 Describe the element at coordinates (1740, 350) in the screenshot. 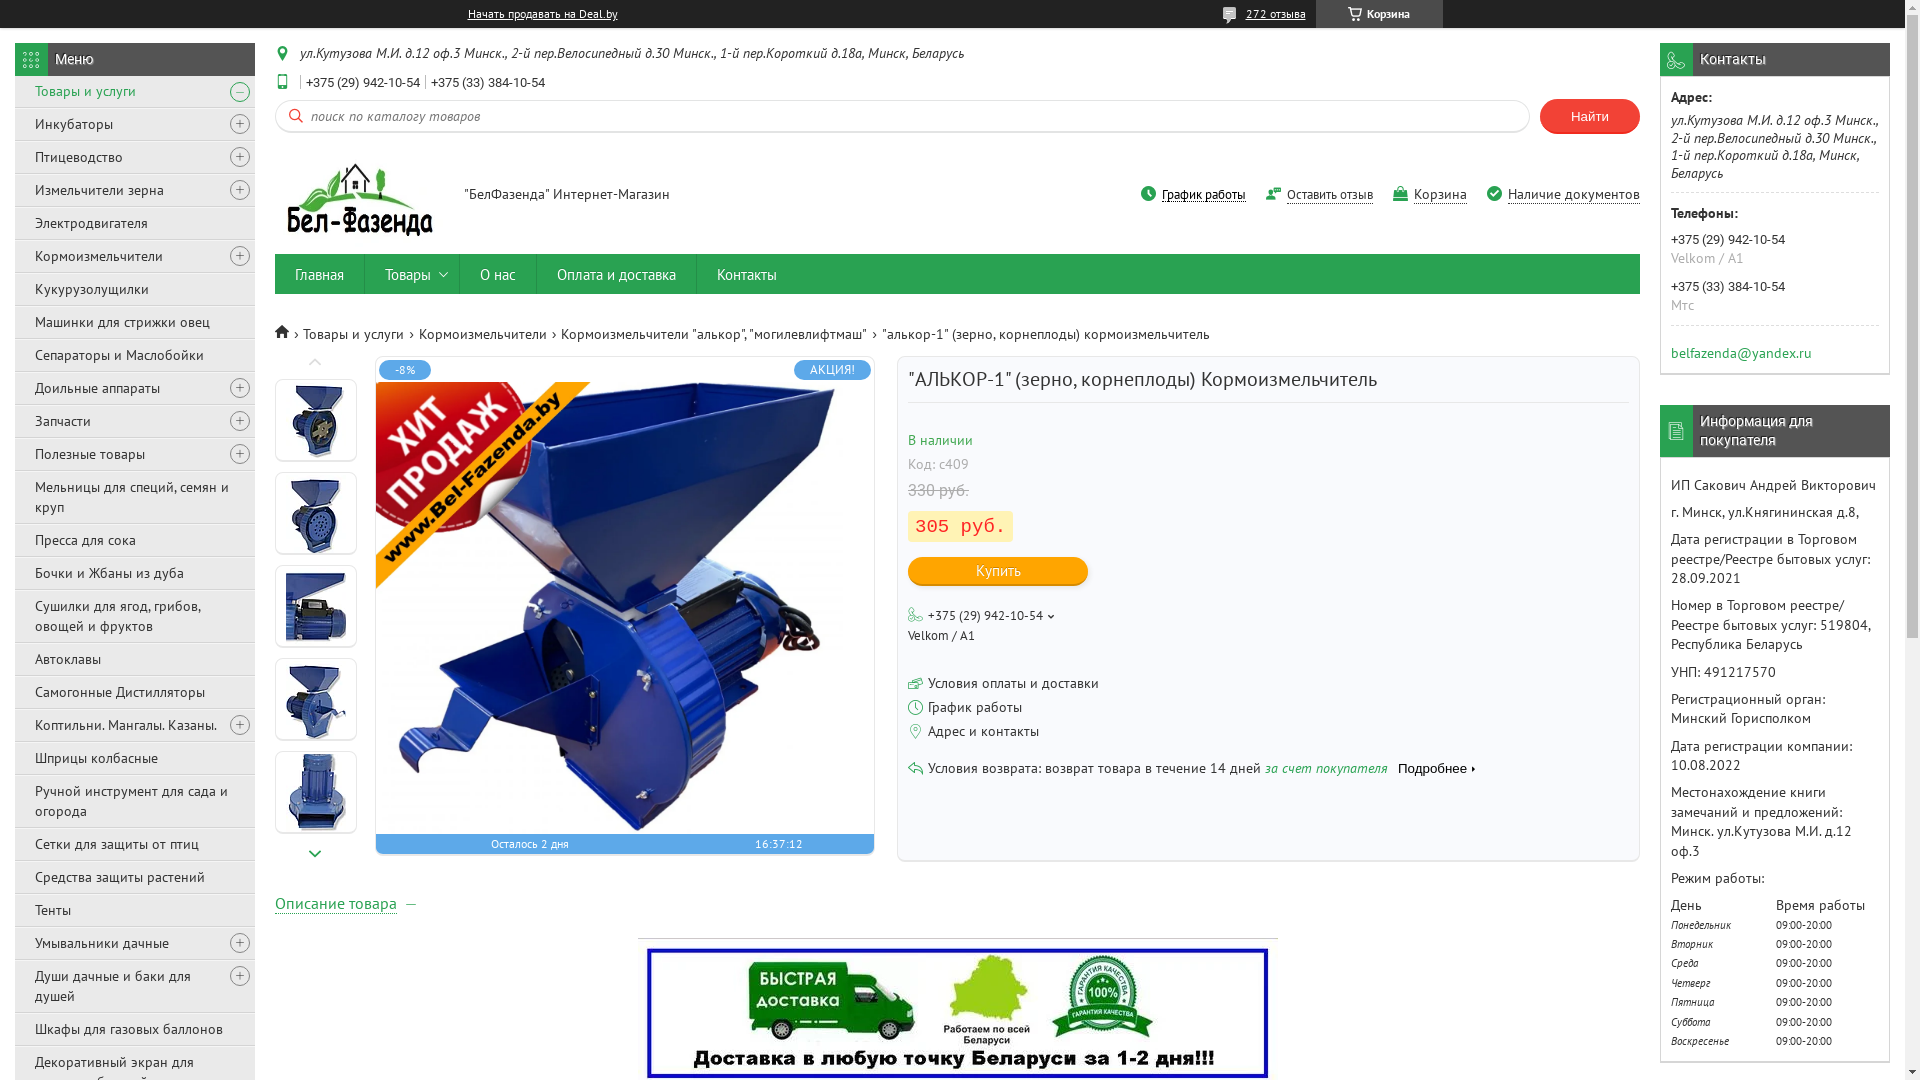

I see `'belfazenda@yandex.ru'` at that location.